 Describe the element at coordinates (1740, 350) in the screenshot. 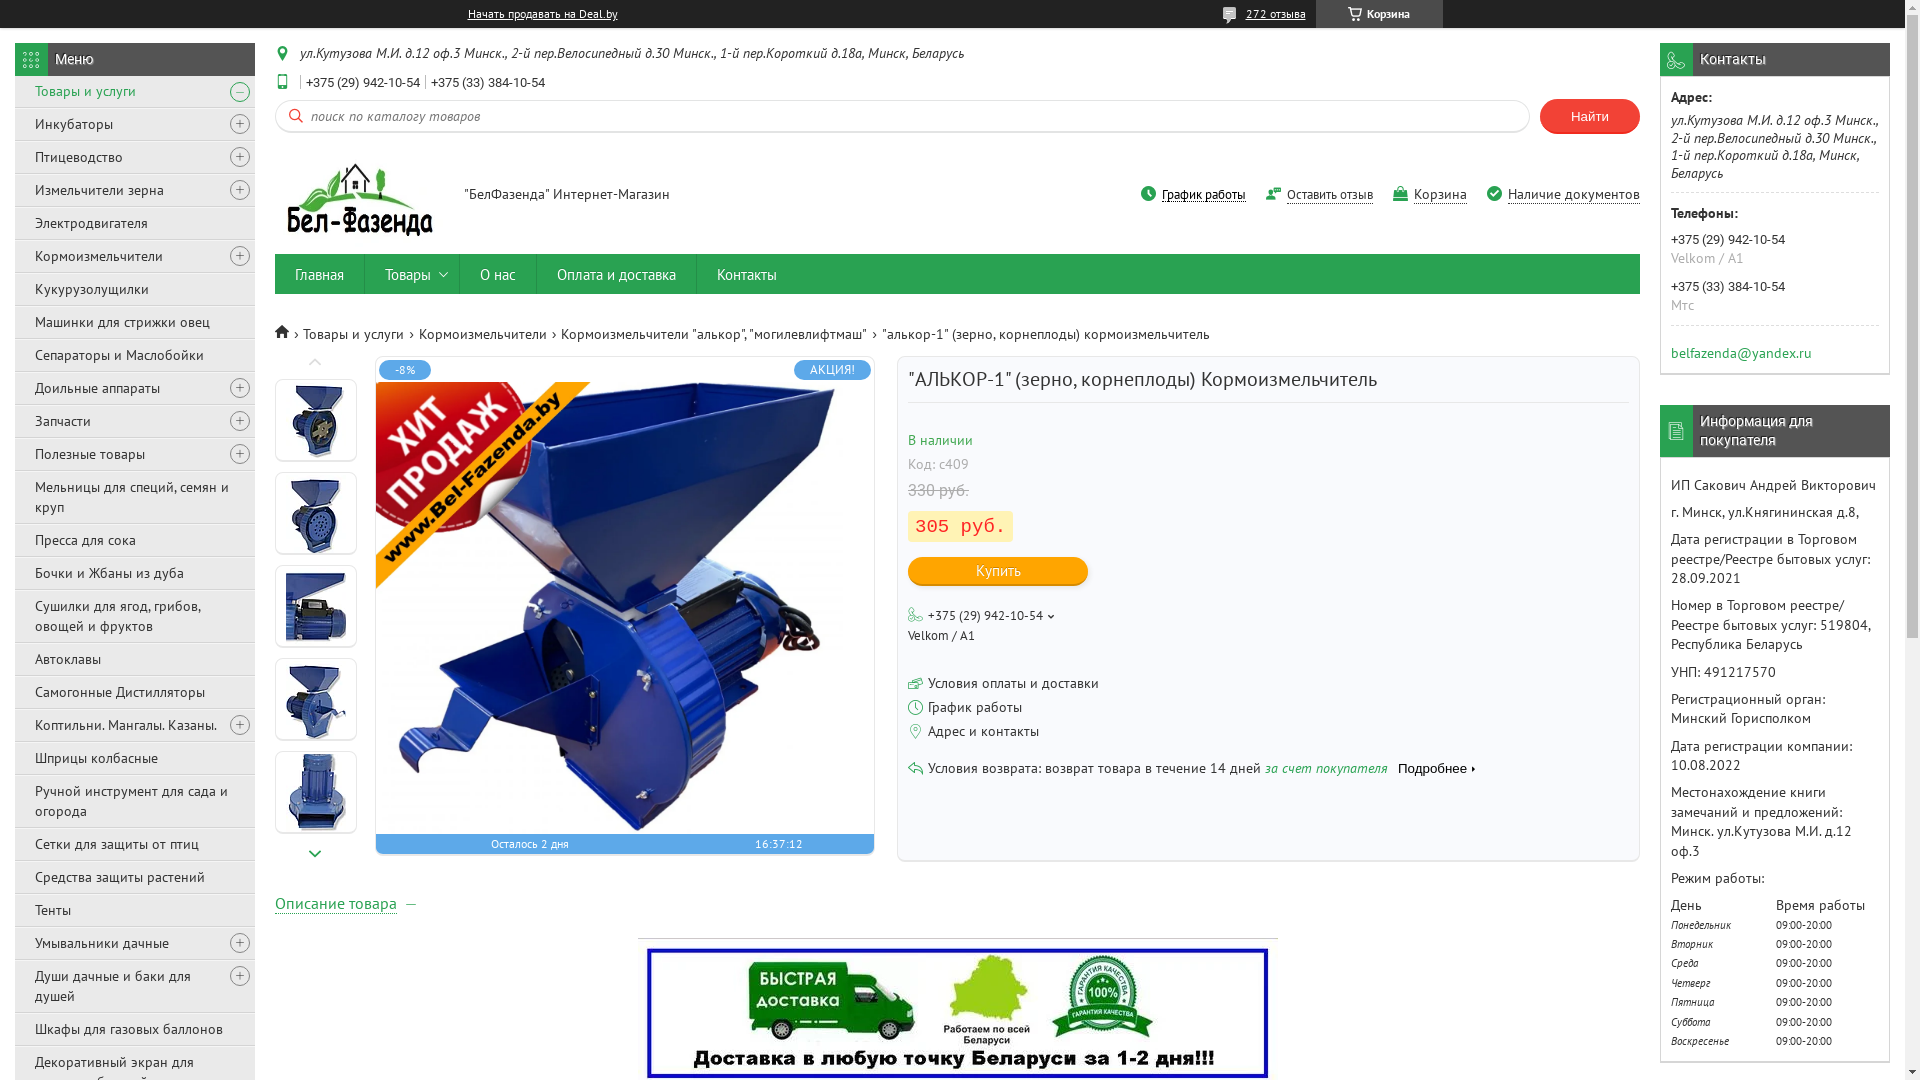

I see `'belfazenda@yandex.ru'` at that location.